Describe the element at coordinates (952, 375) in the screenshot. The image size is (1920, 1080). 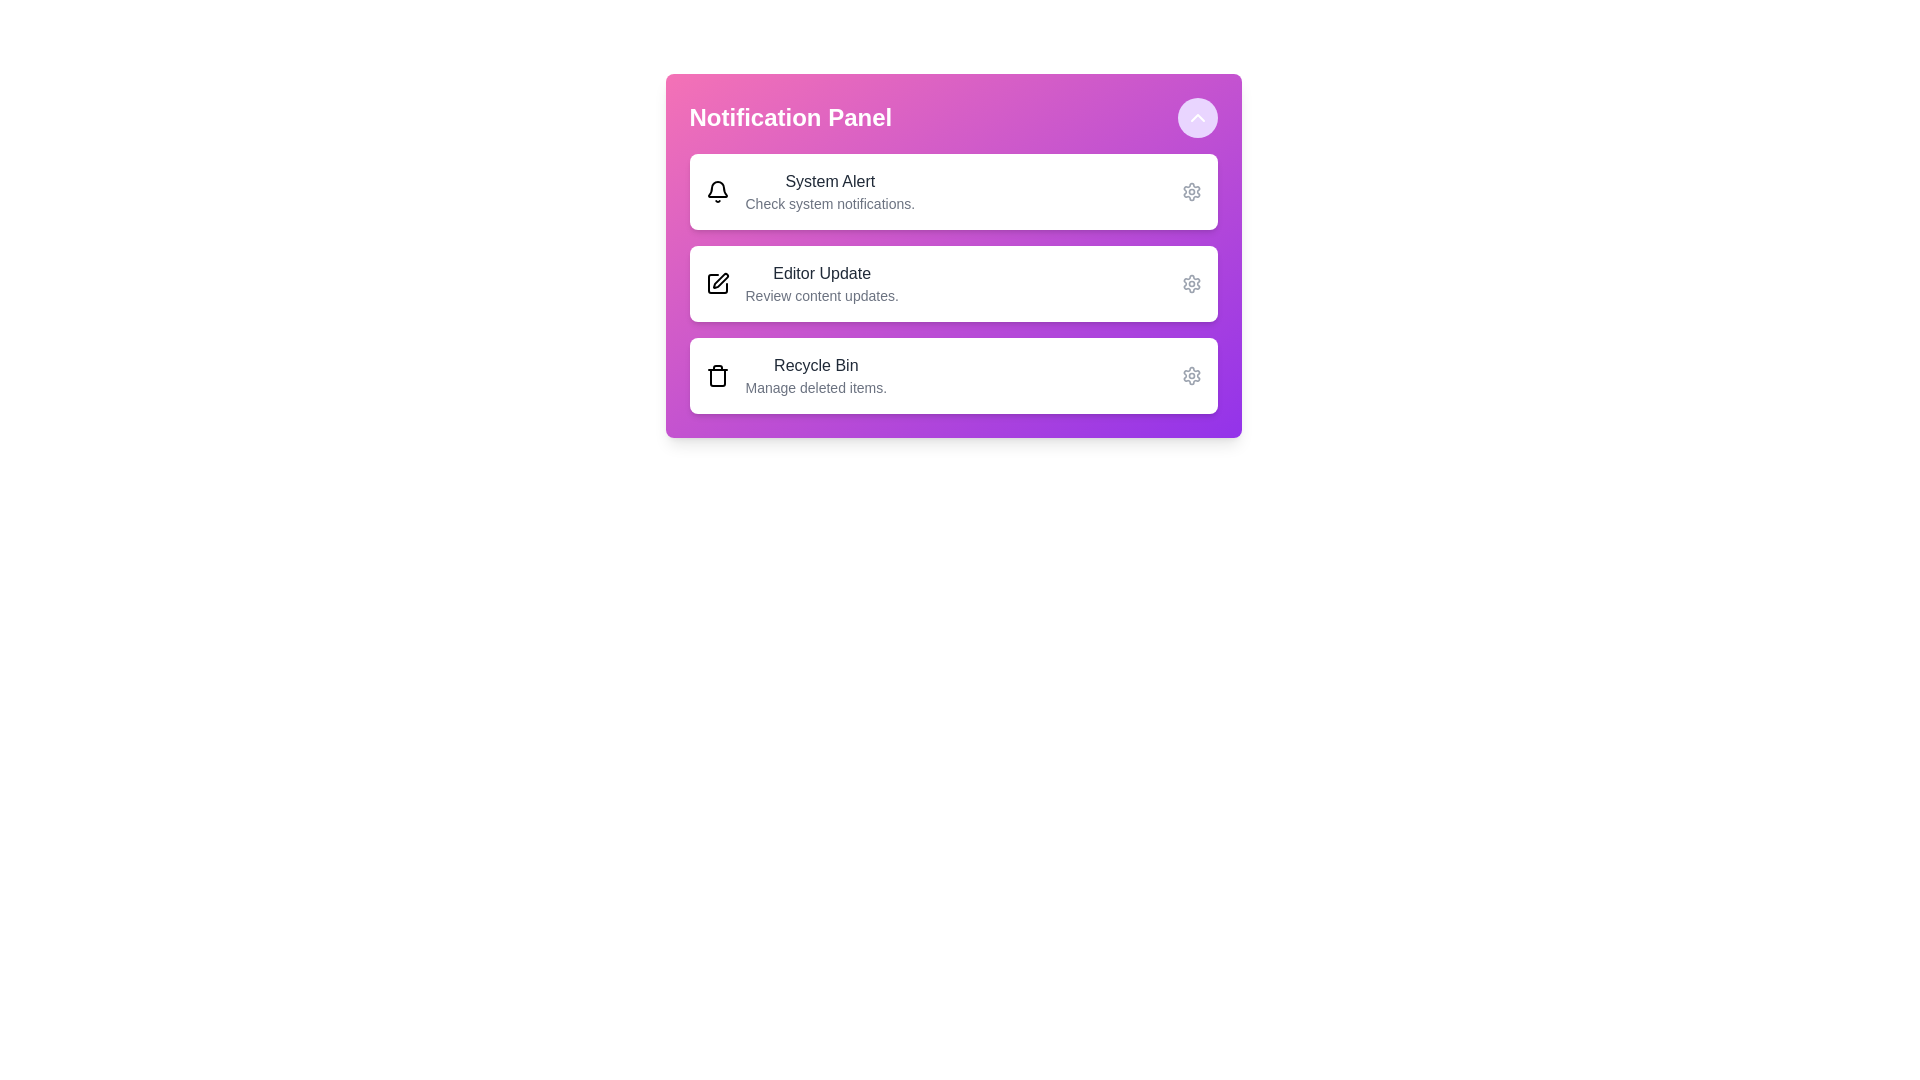
I see `the notification item Recycle Bin to observe the hover effect` at that location.